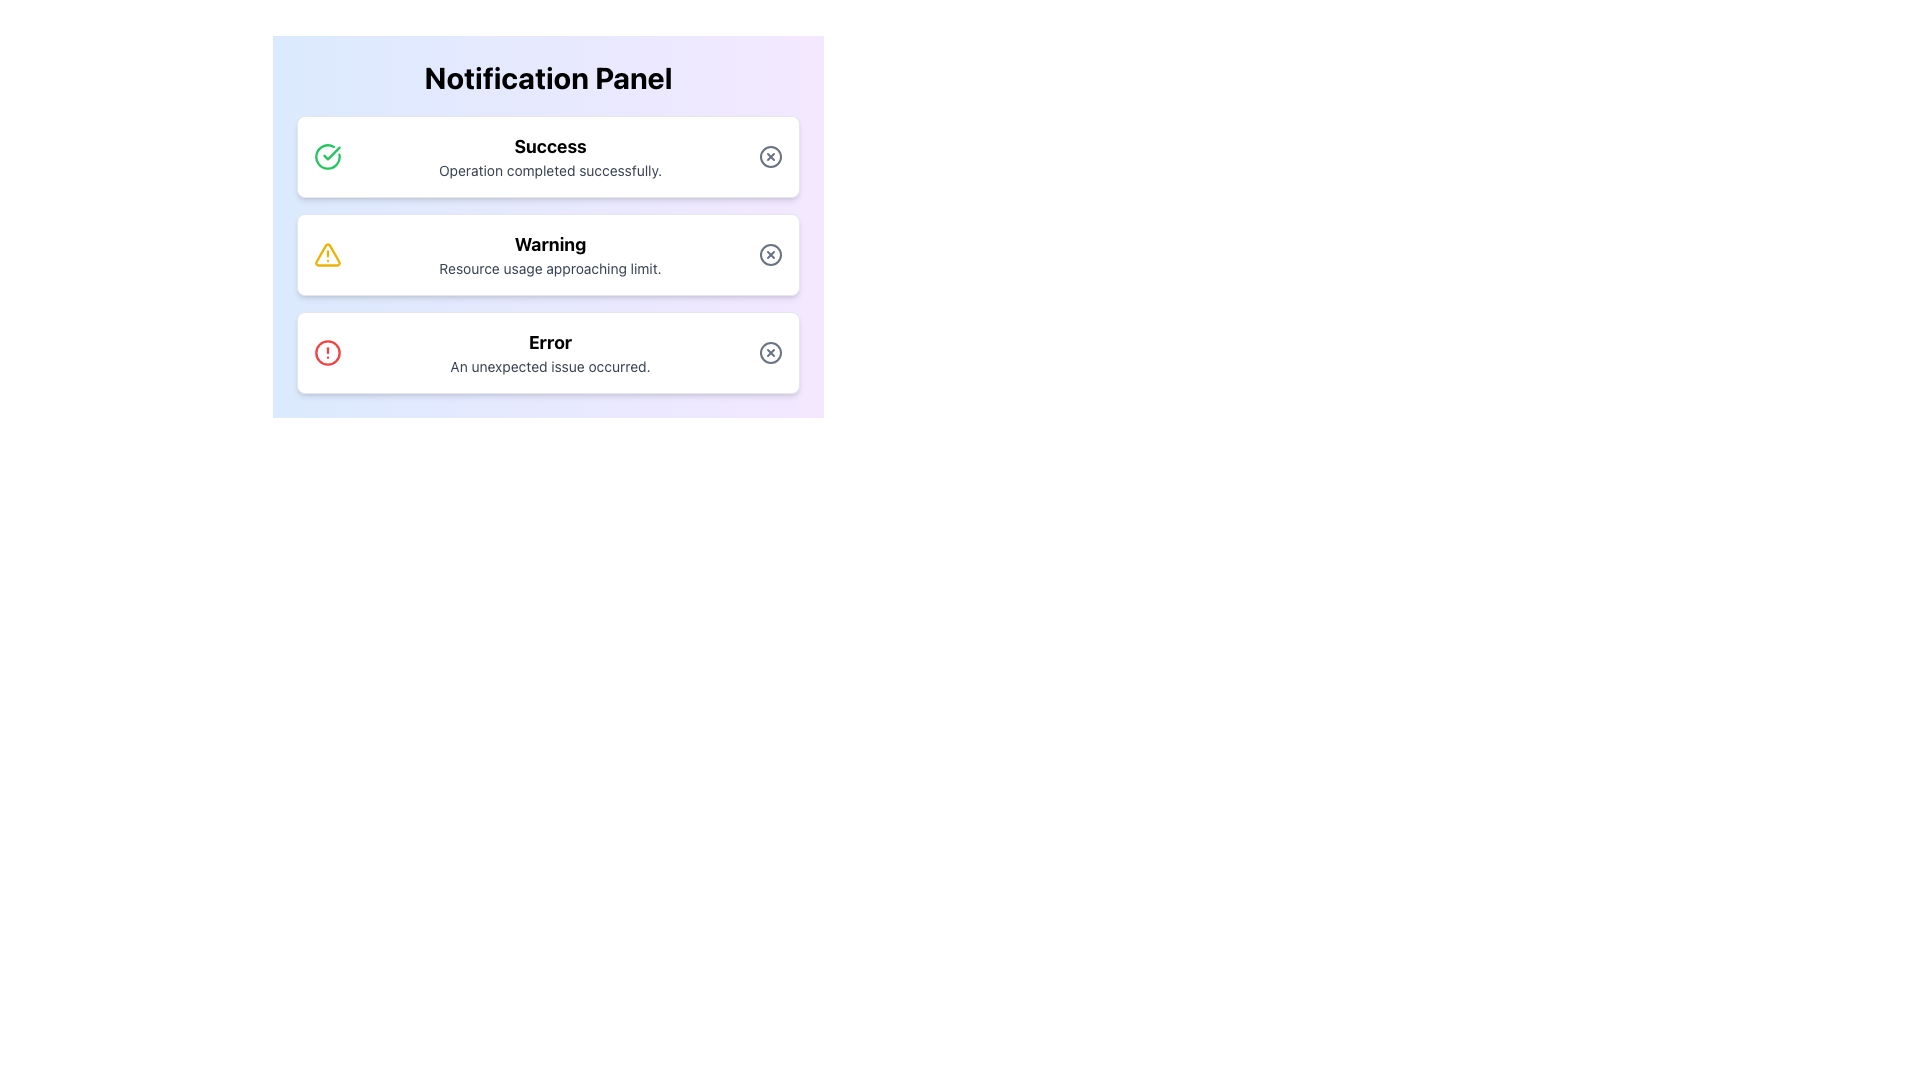  I want to click on text from the bold 'Warning' label displayed in large font in the middle section of the notification panel, so click(550, 244).